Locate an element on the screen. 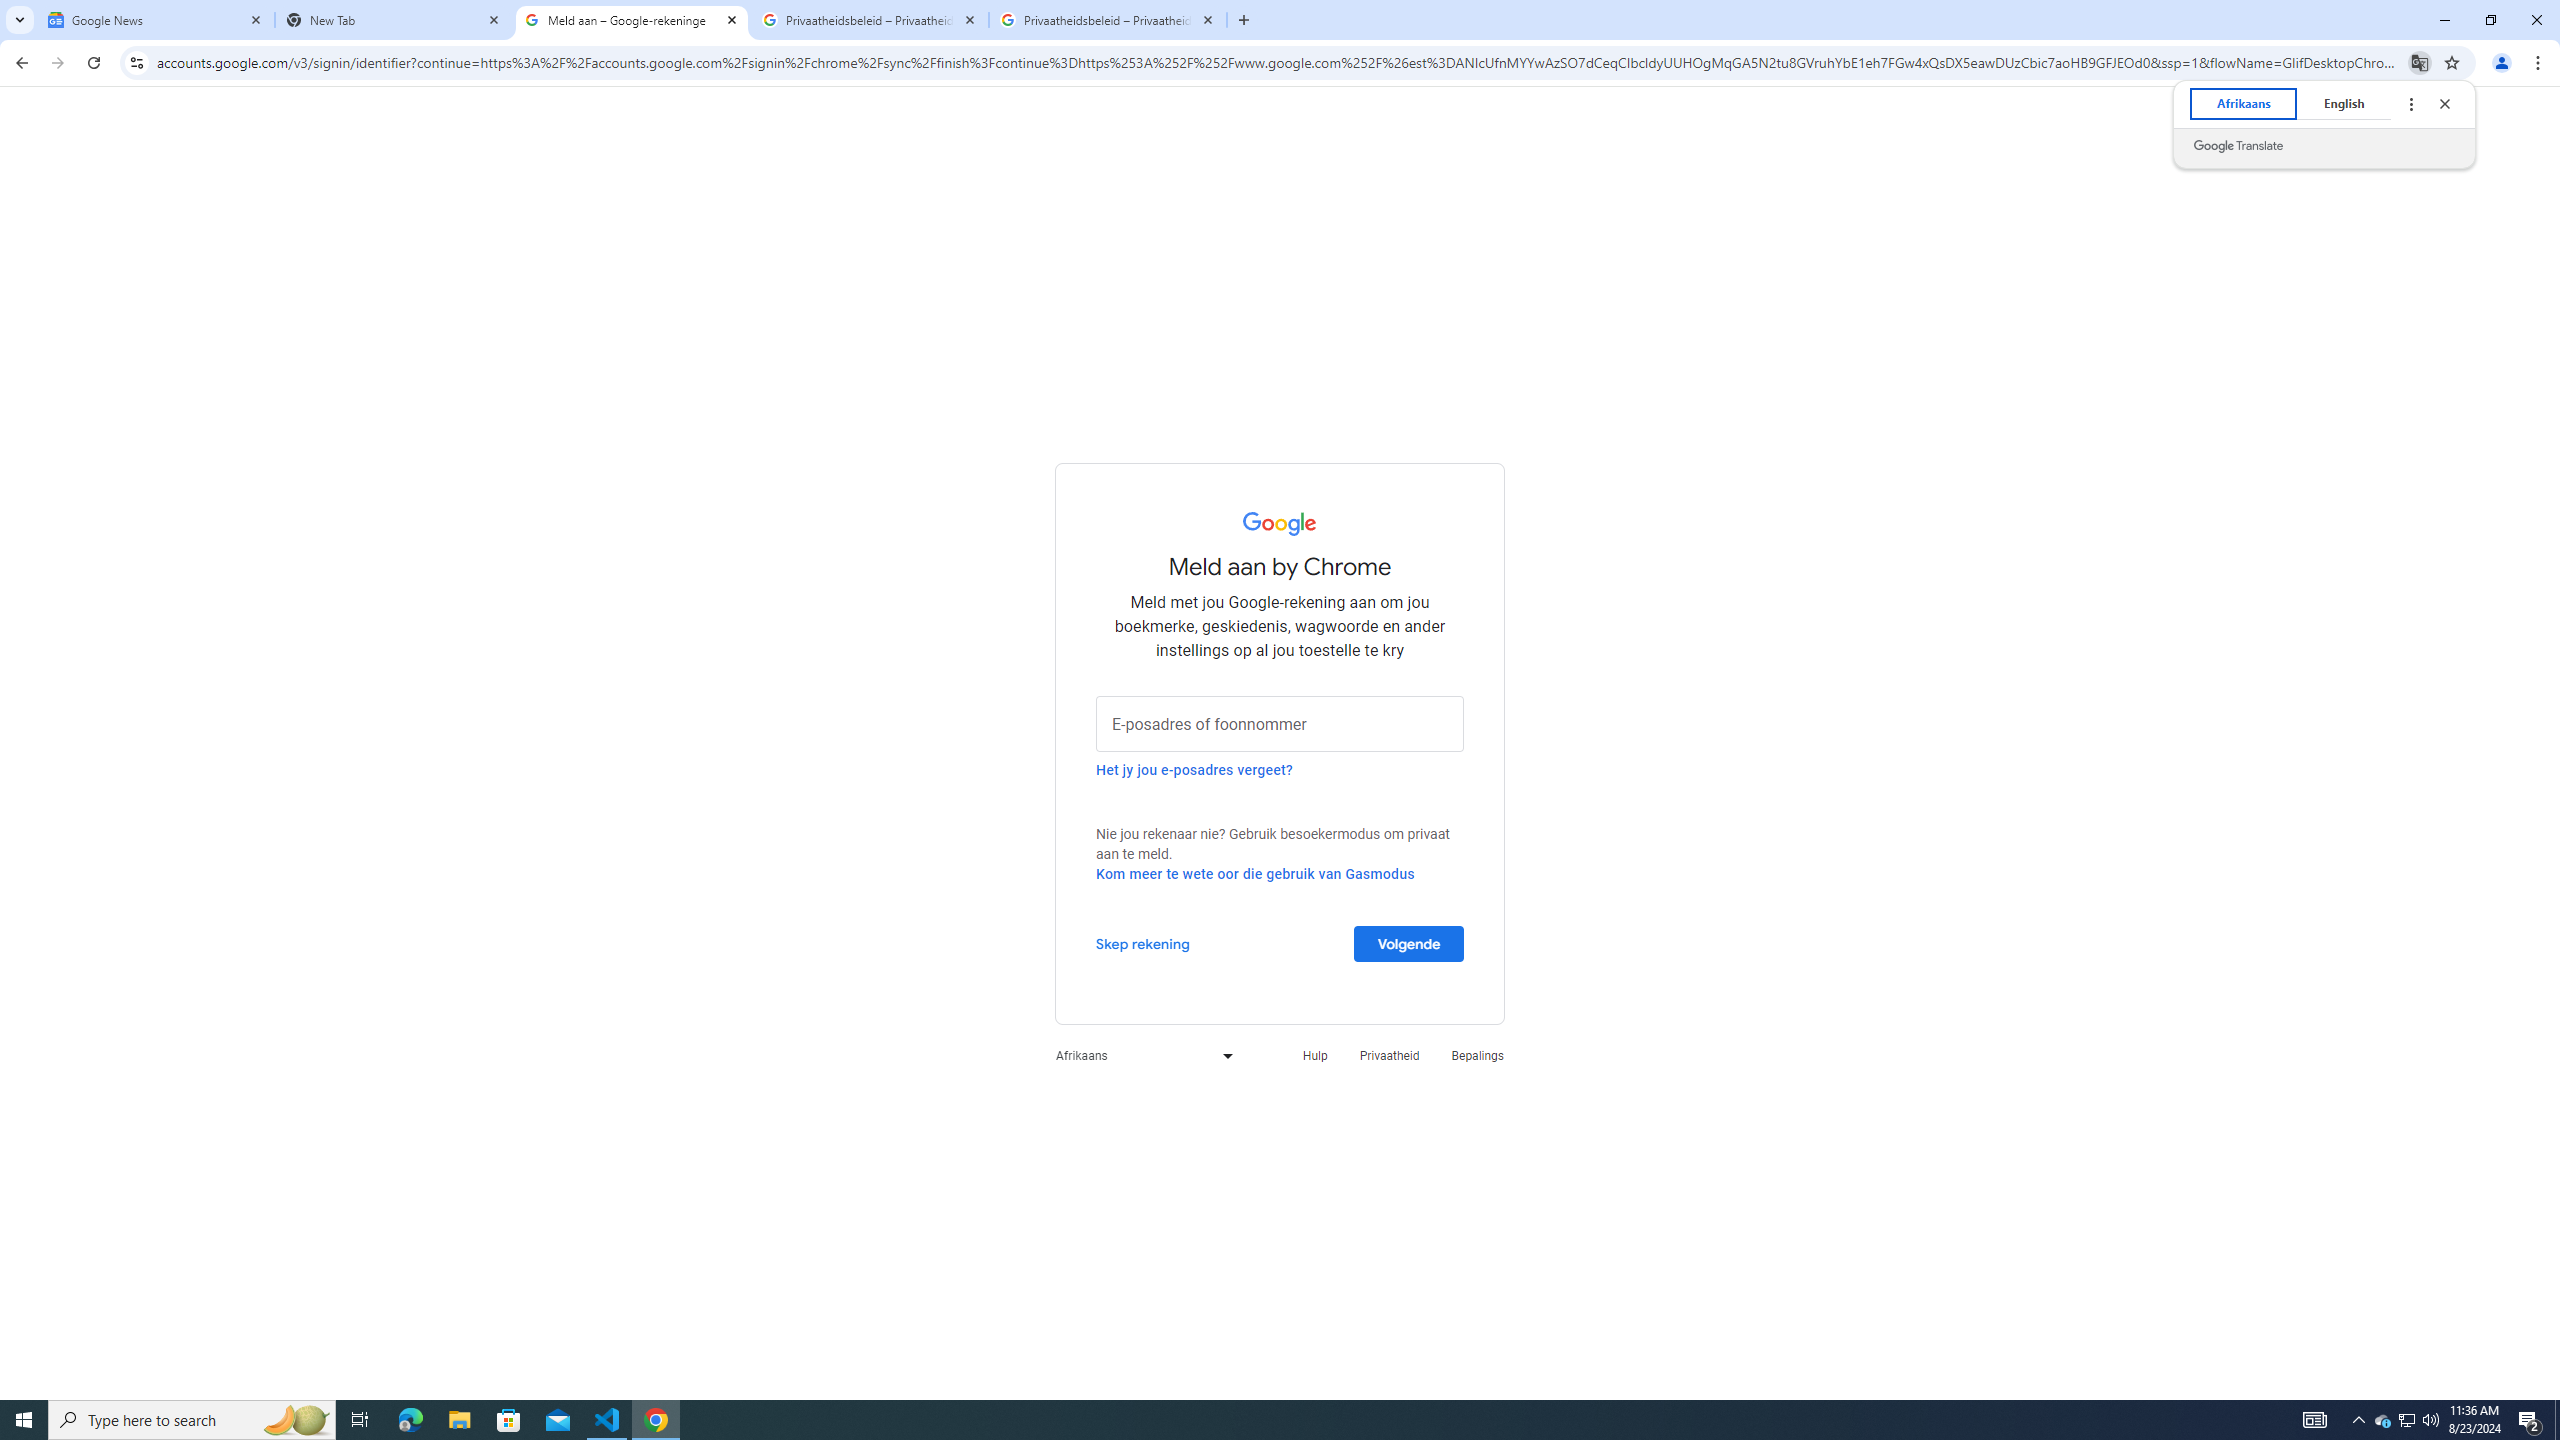 The height and width of the screenshot is (1440, 2560). 'Microsoft Store' is located at coordinates (509, 1418).